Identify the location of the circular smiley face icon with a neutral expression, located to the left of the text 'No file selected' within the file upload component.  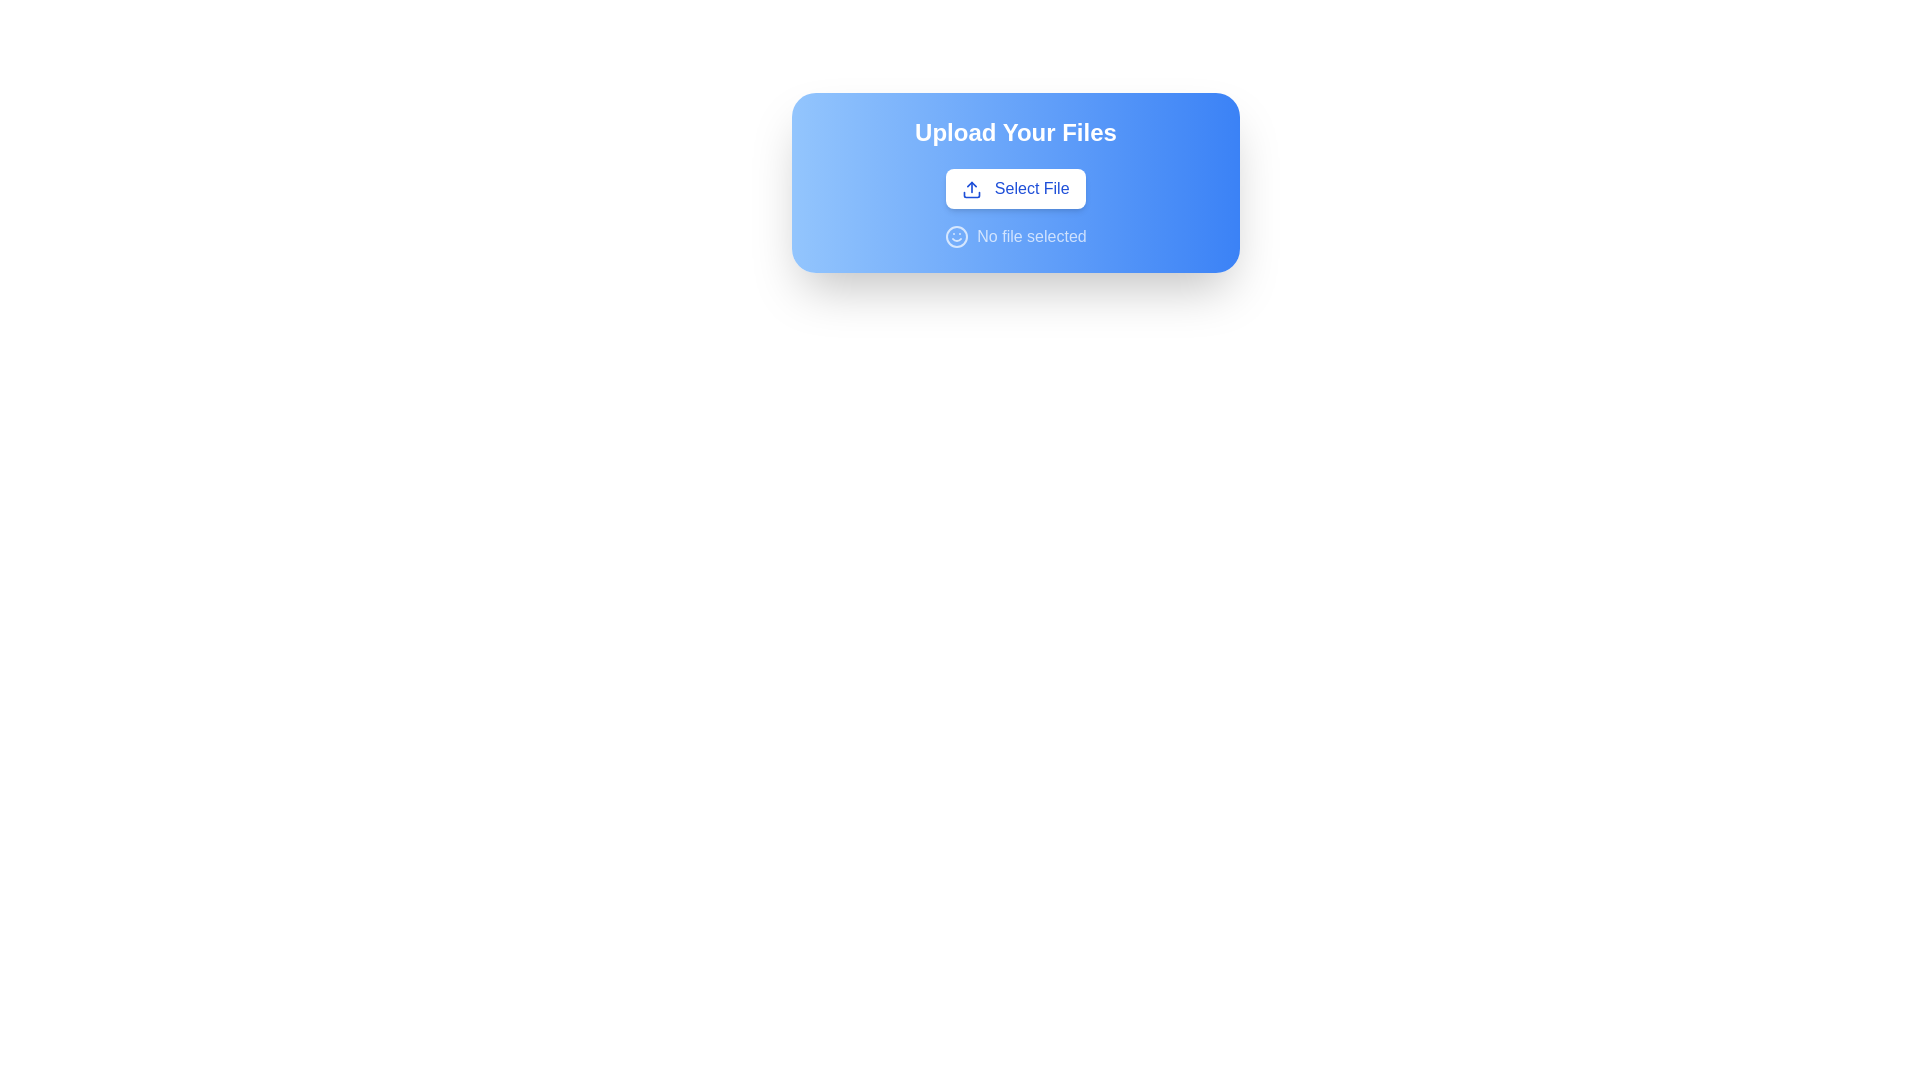
(956, 235).